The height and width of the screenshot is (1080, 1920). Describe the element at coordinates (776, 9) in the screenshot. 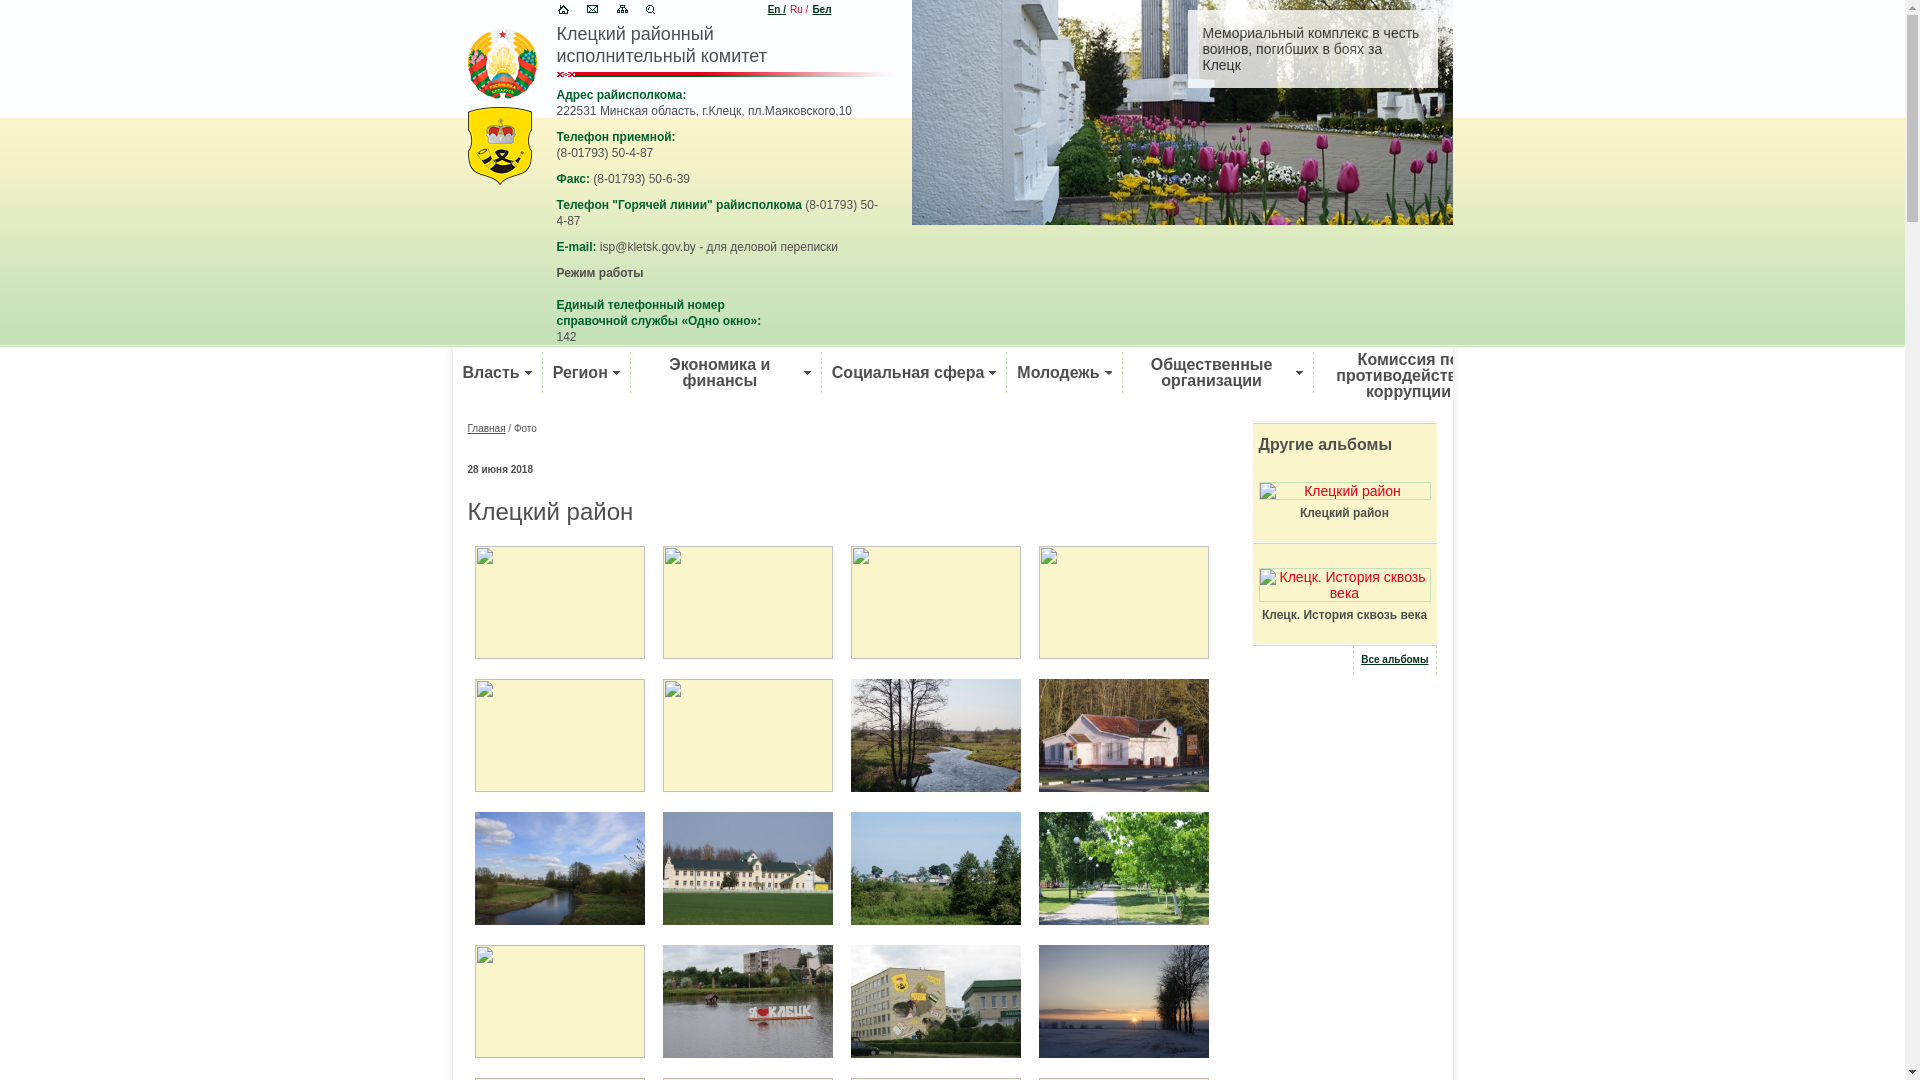

I see `'En /'` at that location.